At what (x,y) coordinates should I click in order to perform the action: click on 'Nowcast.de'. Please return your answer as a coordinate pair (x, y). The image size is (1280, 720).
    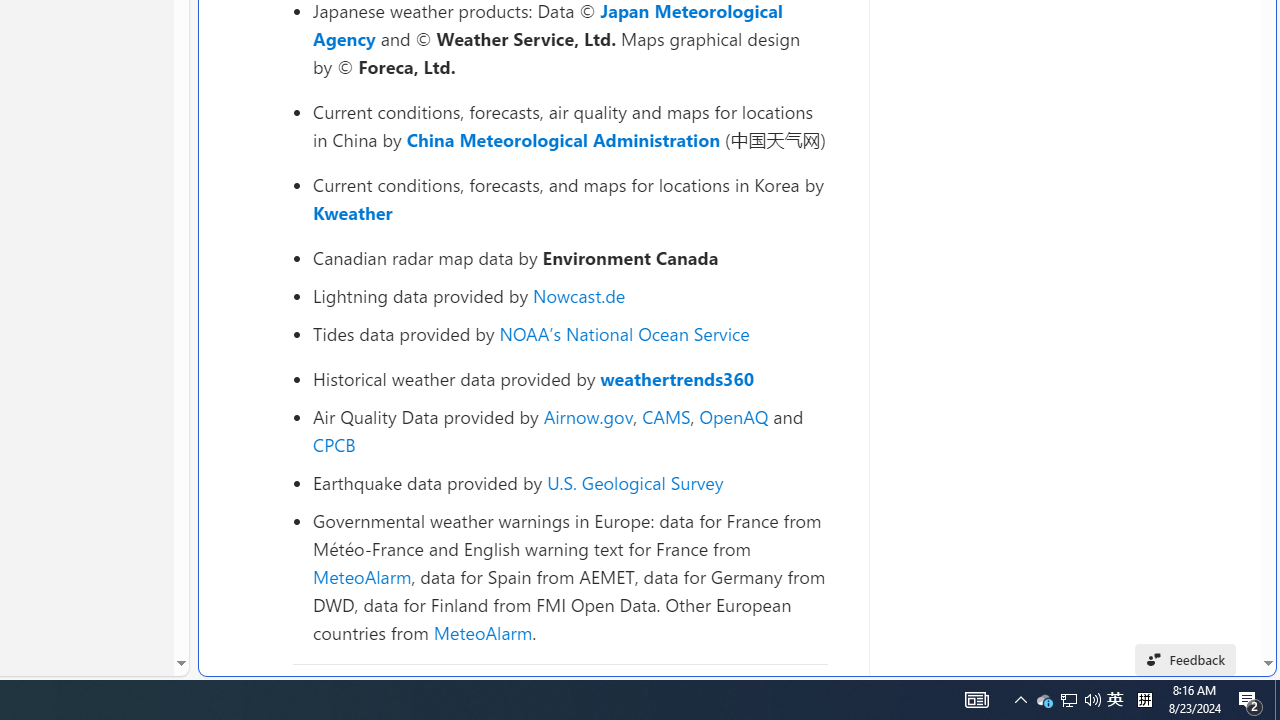
    Looking at the image, I should click on (578, 295).